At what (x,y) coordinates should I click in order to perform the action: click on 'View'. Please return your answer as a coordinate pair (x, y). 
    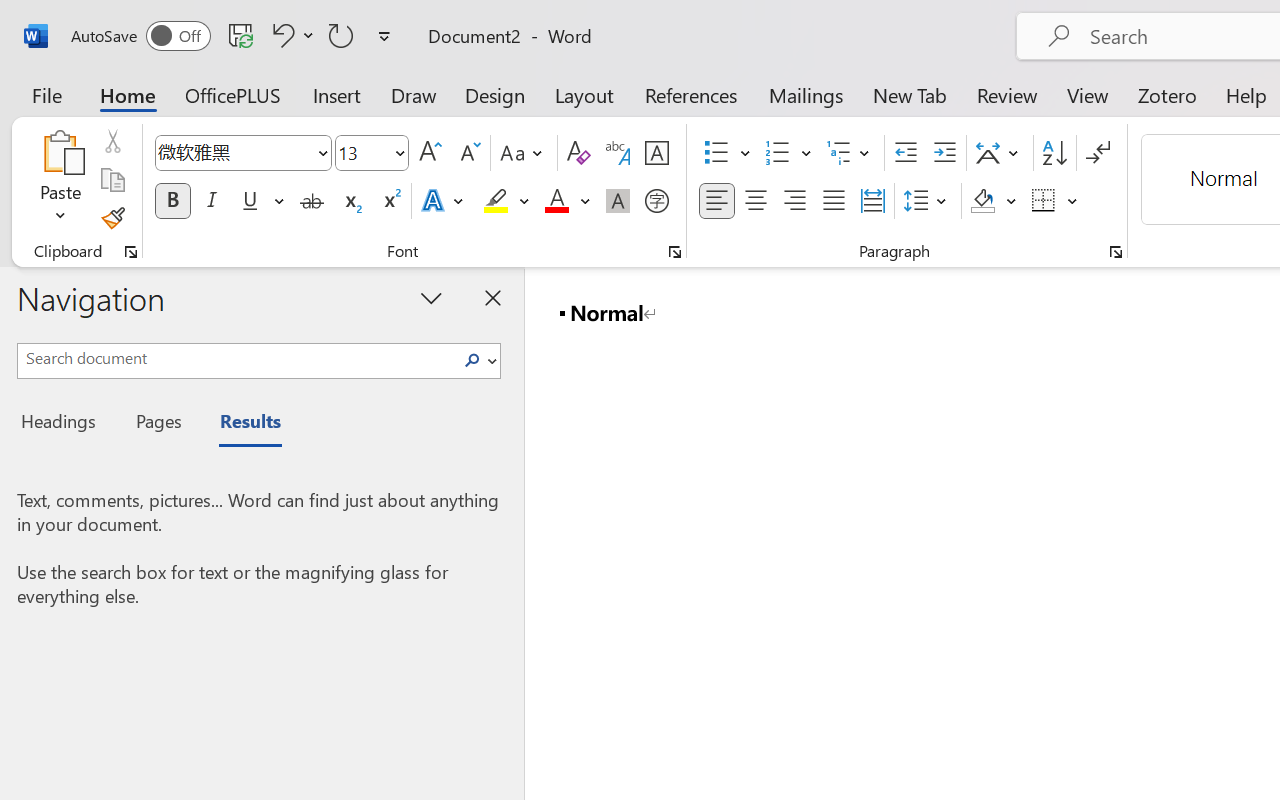
    Looking at the image, I should click on (1087, 94).